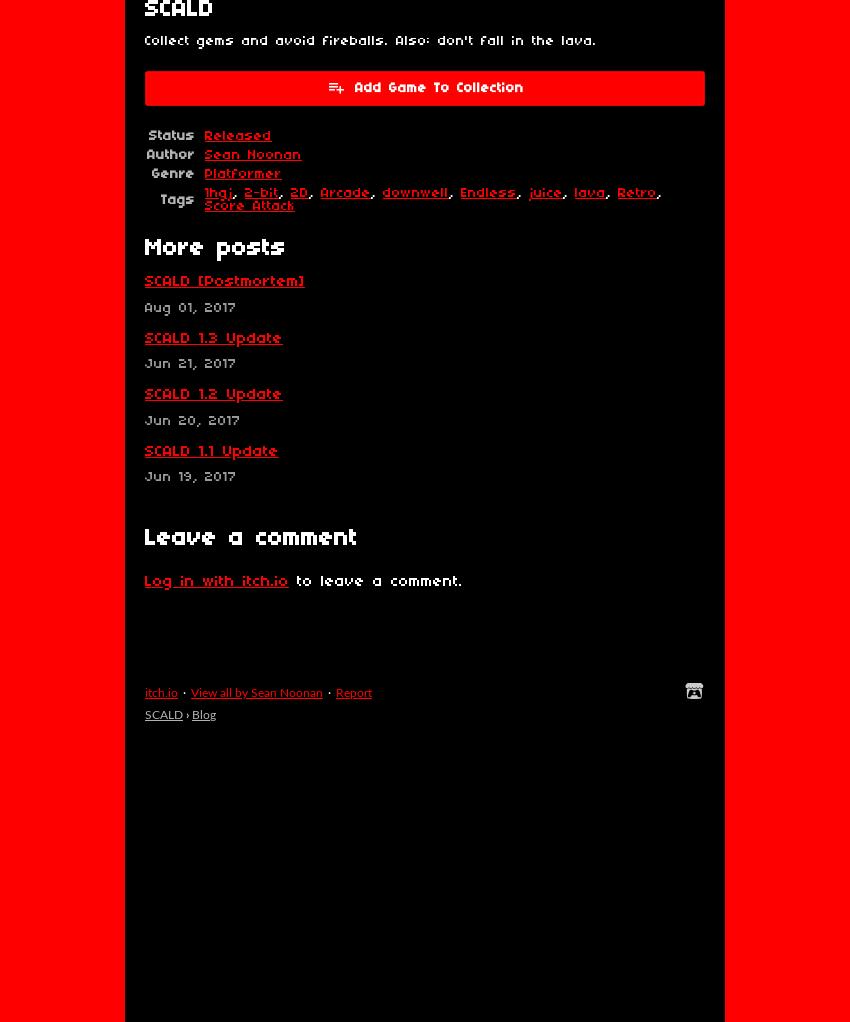  Describe the element at coordinates (253, 154) in the screenshot. I see `'Sean Noonan'` at that location.